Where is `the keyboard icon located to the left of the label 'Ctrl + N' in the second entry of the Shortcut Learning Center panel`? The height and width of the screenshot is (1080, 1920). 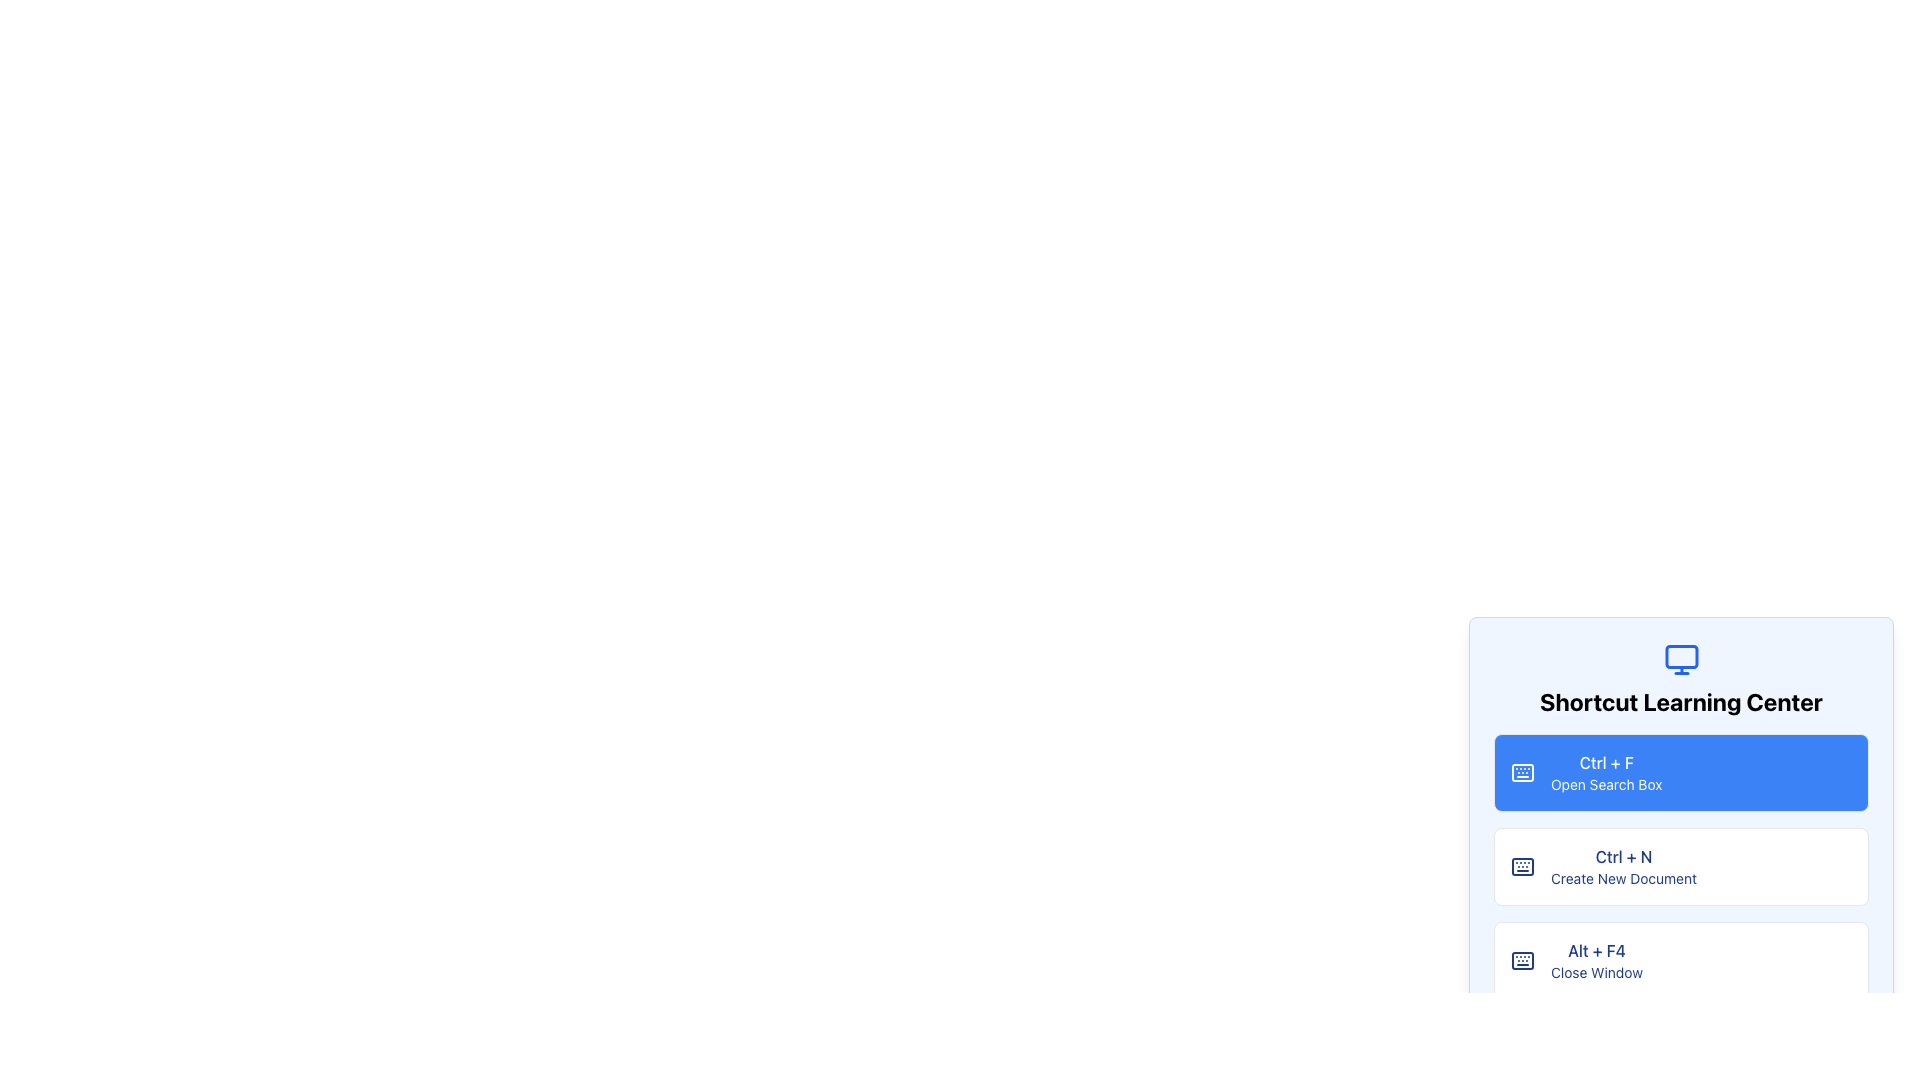 the keyboard icon located to the left of the label 'Ctrl + N' in the second entry of the Shortcut Learning Center panel is located at coordinates (1521, 866).